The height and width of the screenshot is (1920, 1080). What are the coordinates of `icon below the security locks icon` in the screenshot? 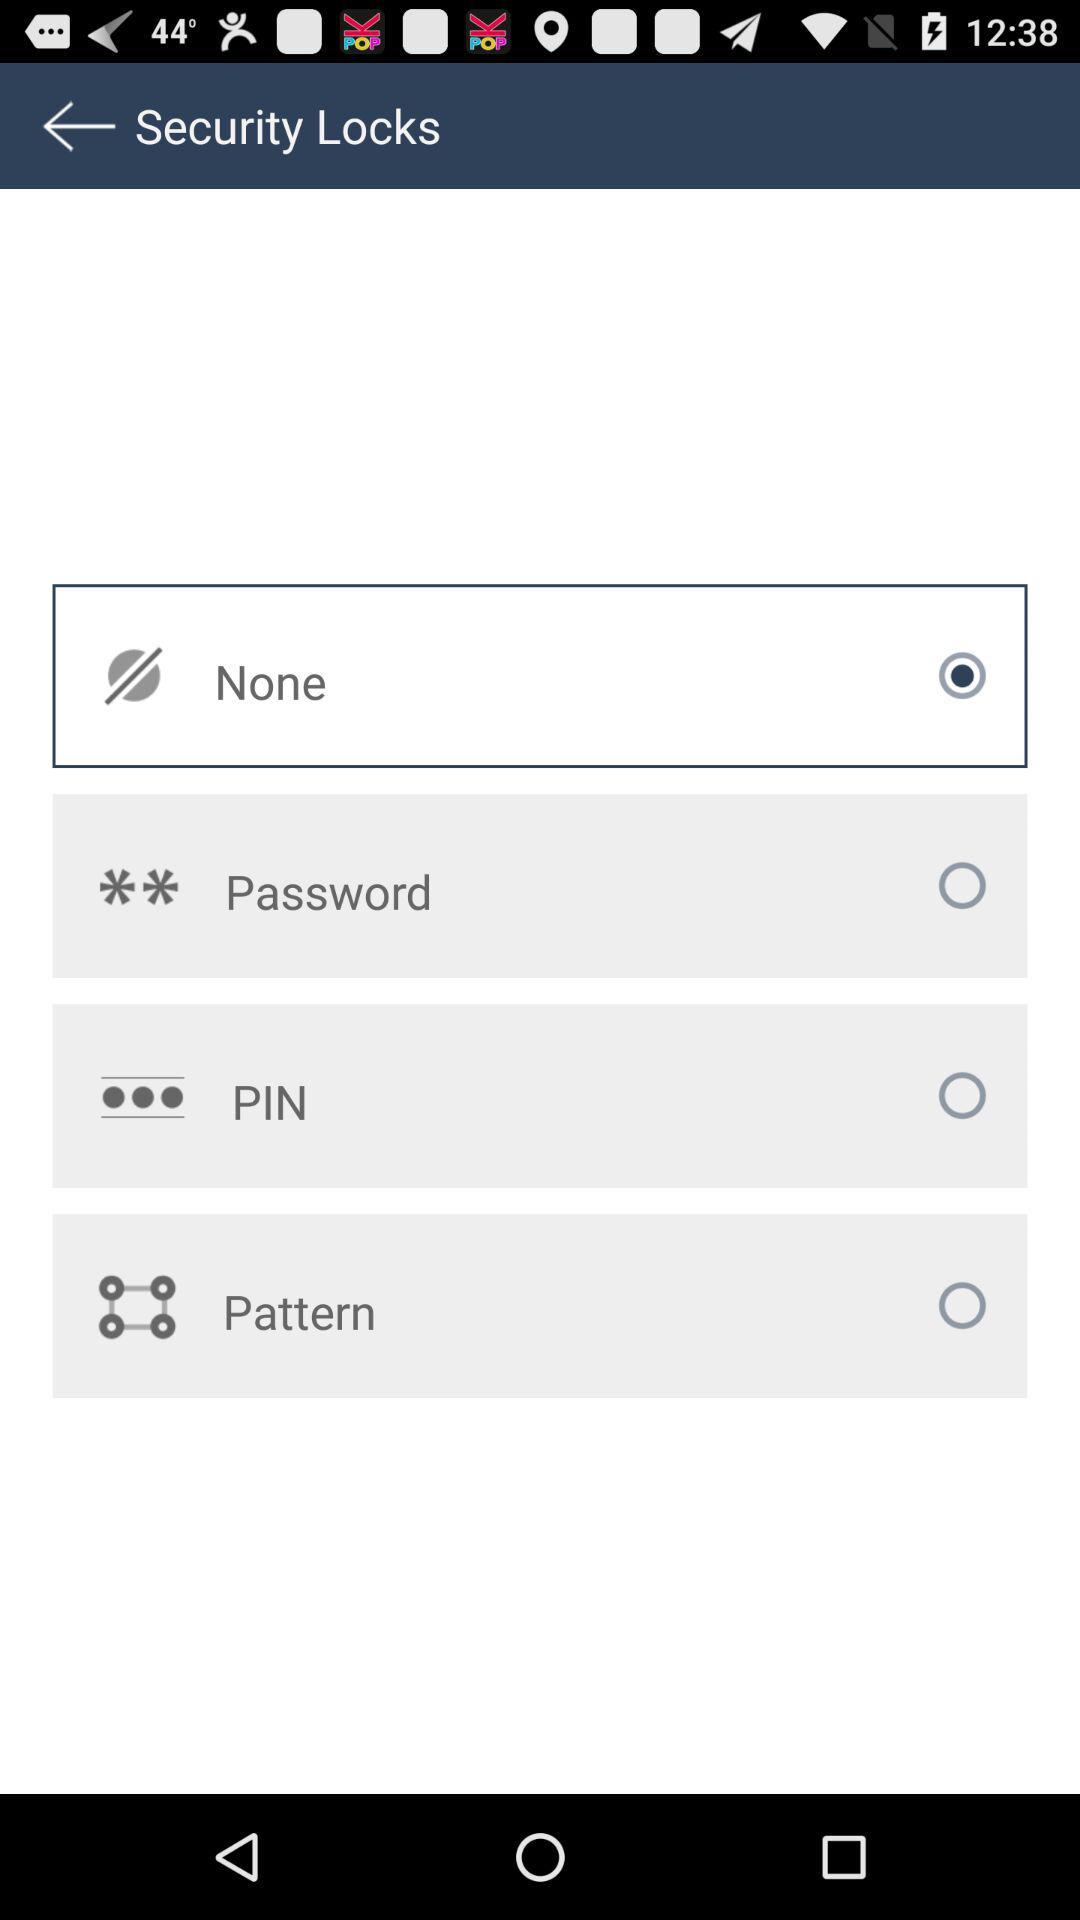 It's located at (410, 681).